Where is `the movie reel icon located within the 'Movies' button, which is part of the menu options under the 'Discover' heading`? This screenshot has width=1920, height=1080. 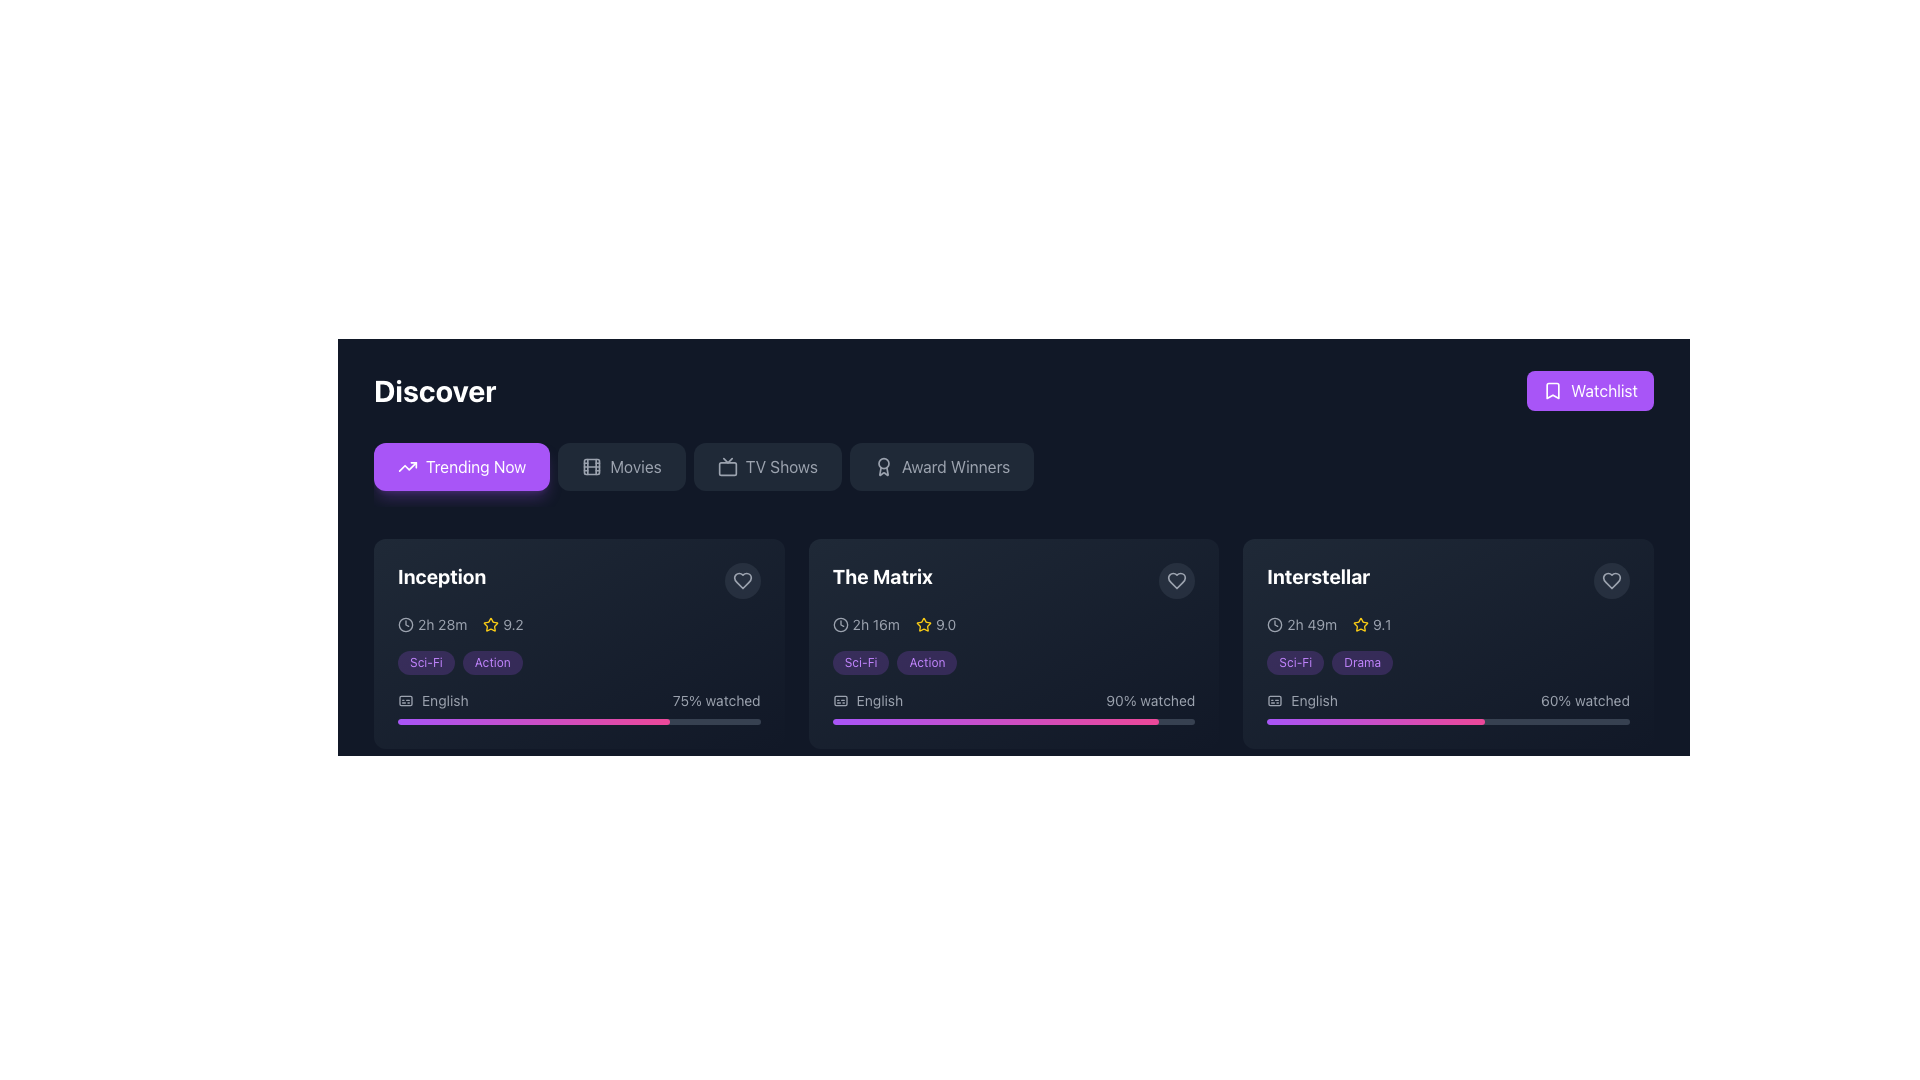 the movie reel icon located within the 'Movies' button, which is part of the menu options under the 'Discover' heading is located at coordinates (591, 466).